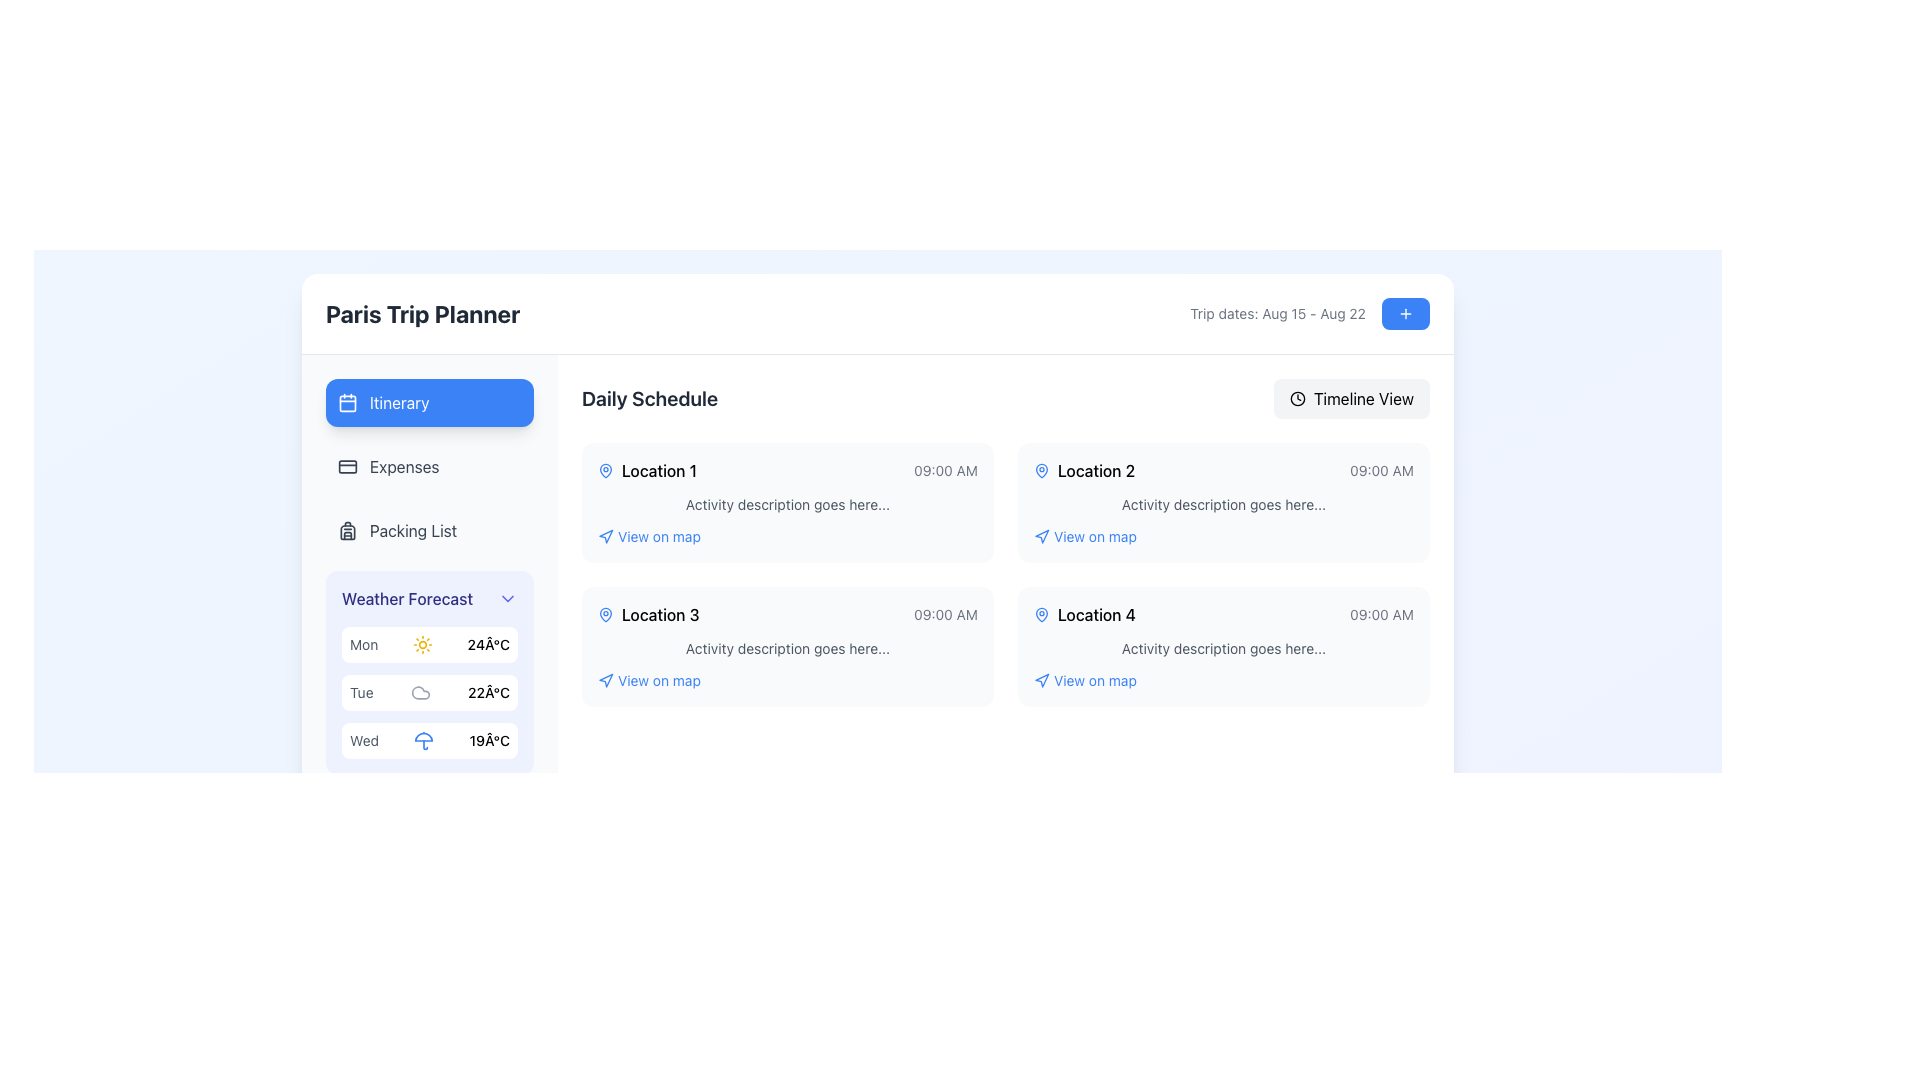 The image size is (1920, 1080). I want to click on the 'Packing List' navigation link in the vertical menu, which is the third item below 'Expenses' and above 'Weather Forecast', so click(412, 530).